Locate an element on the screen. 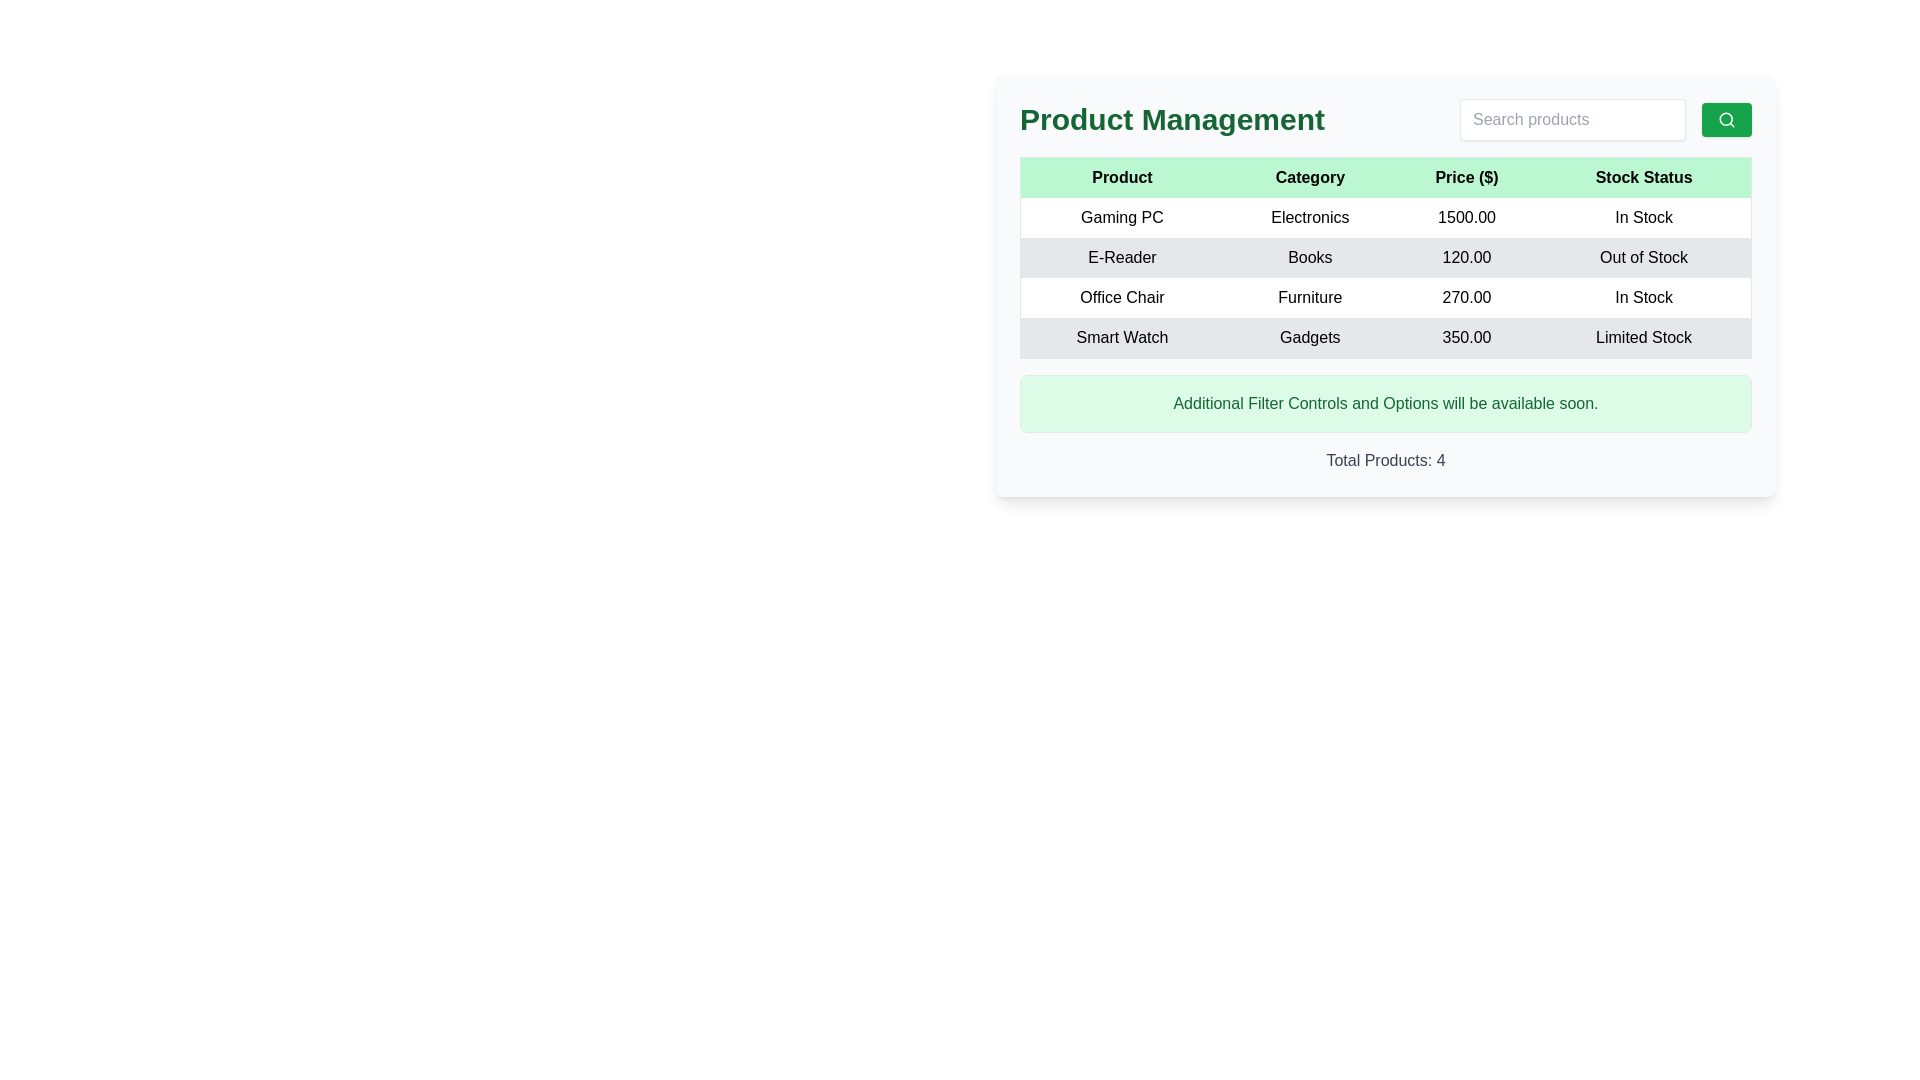 The width and height of the screenshot is (1920, 1080). the 'In Stock' static text element located in the last column of the first row of the product table for 'Gaming PC' is located at coordinates (1644, 218).